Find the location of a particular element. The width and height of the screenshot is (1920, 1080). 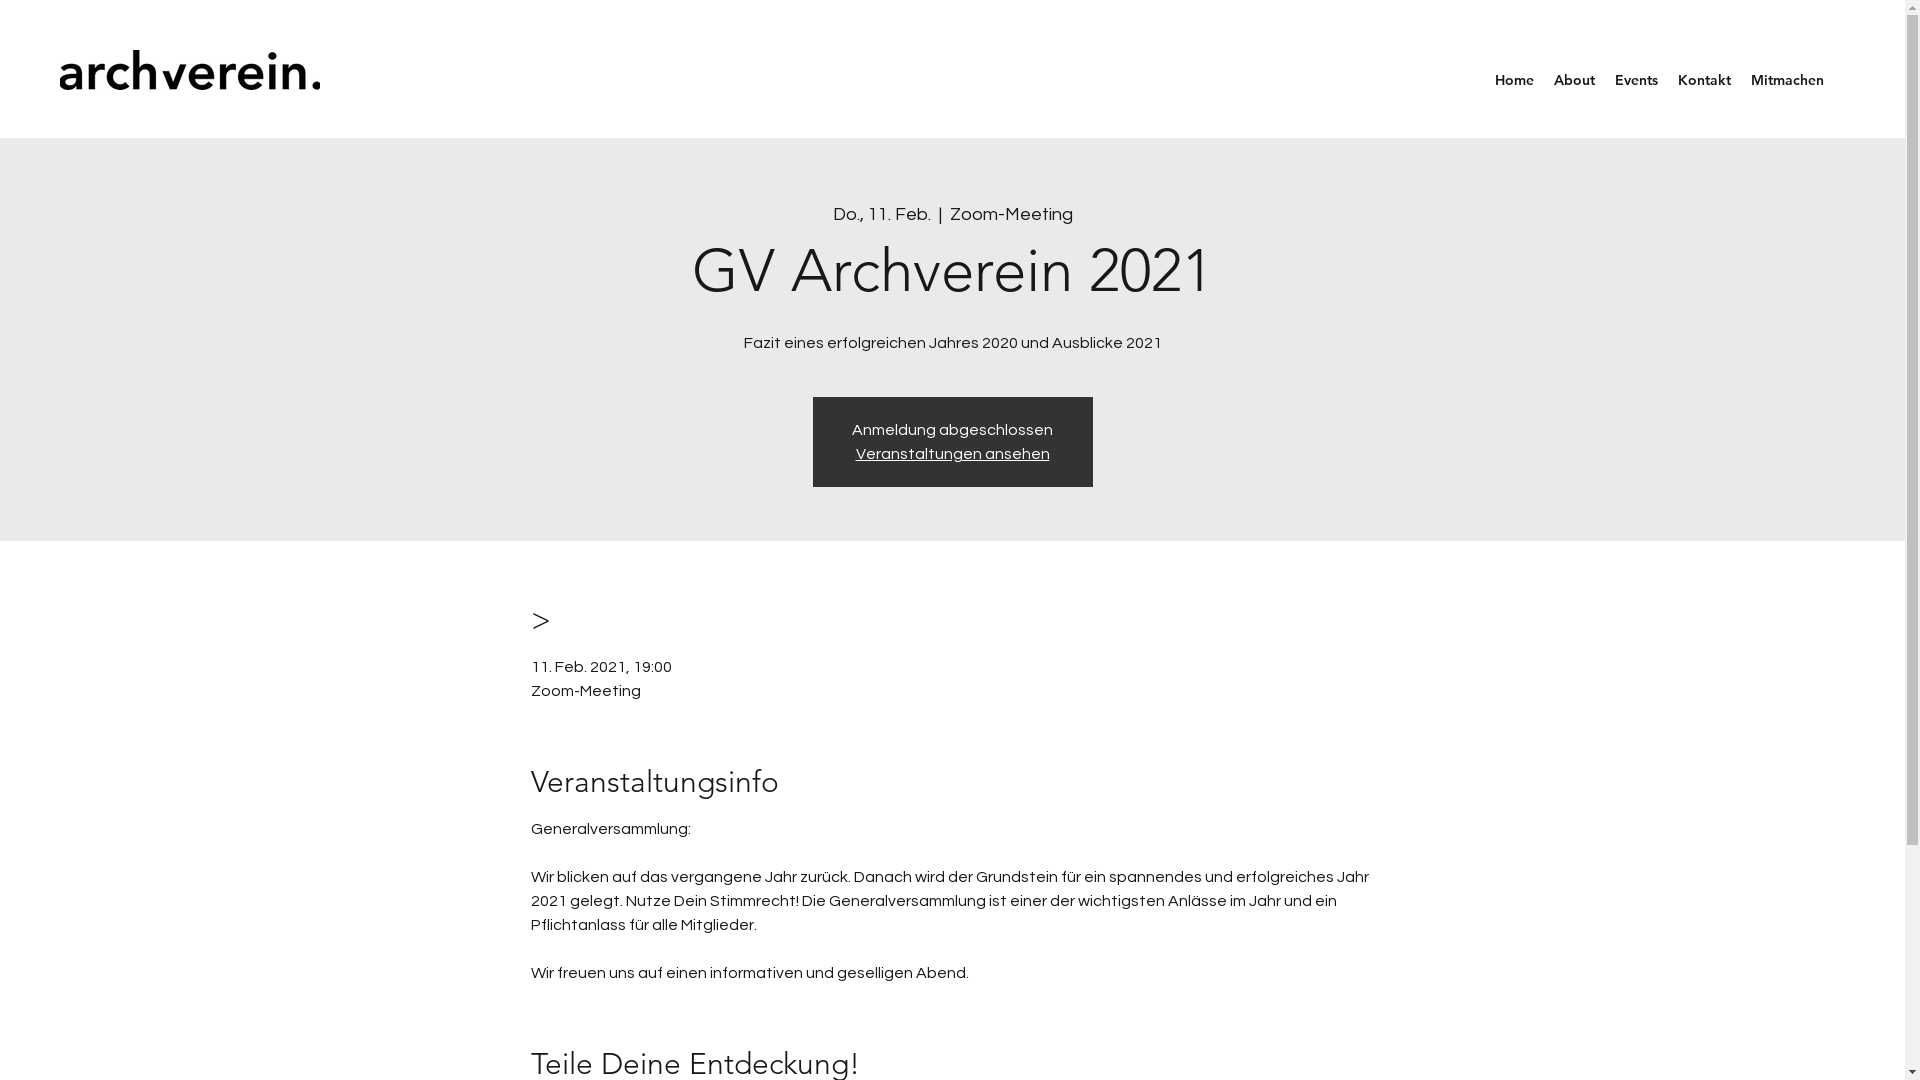

'Mitmachen' is located at coordinates (1740, 79).